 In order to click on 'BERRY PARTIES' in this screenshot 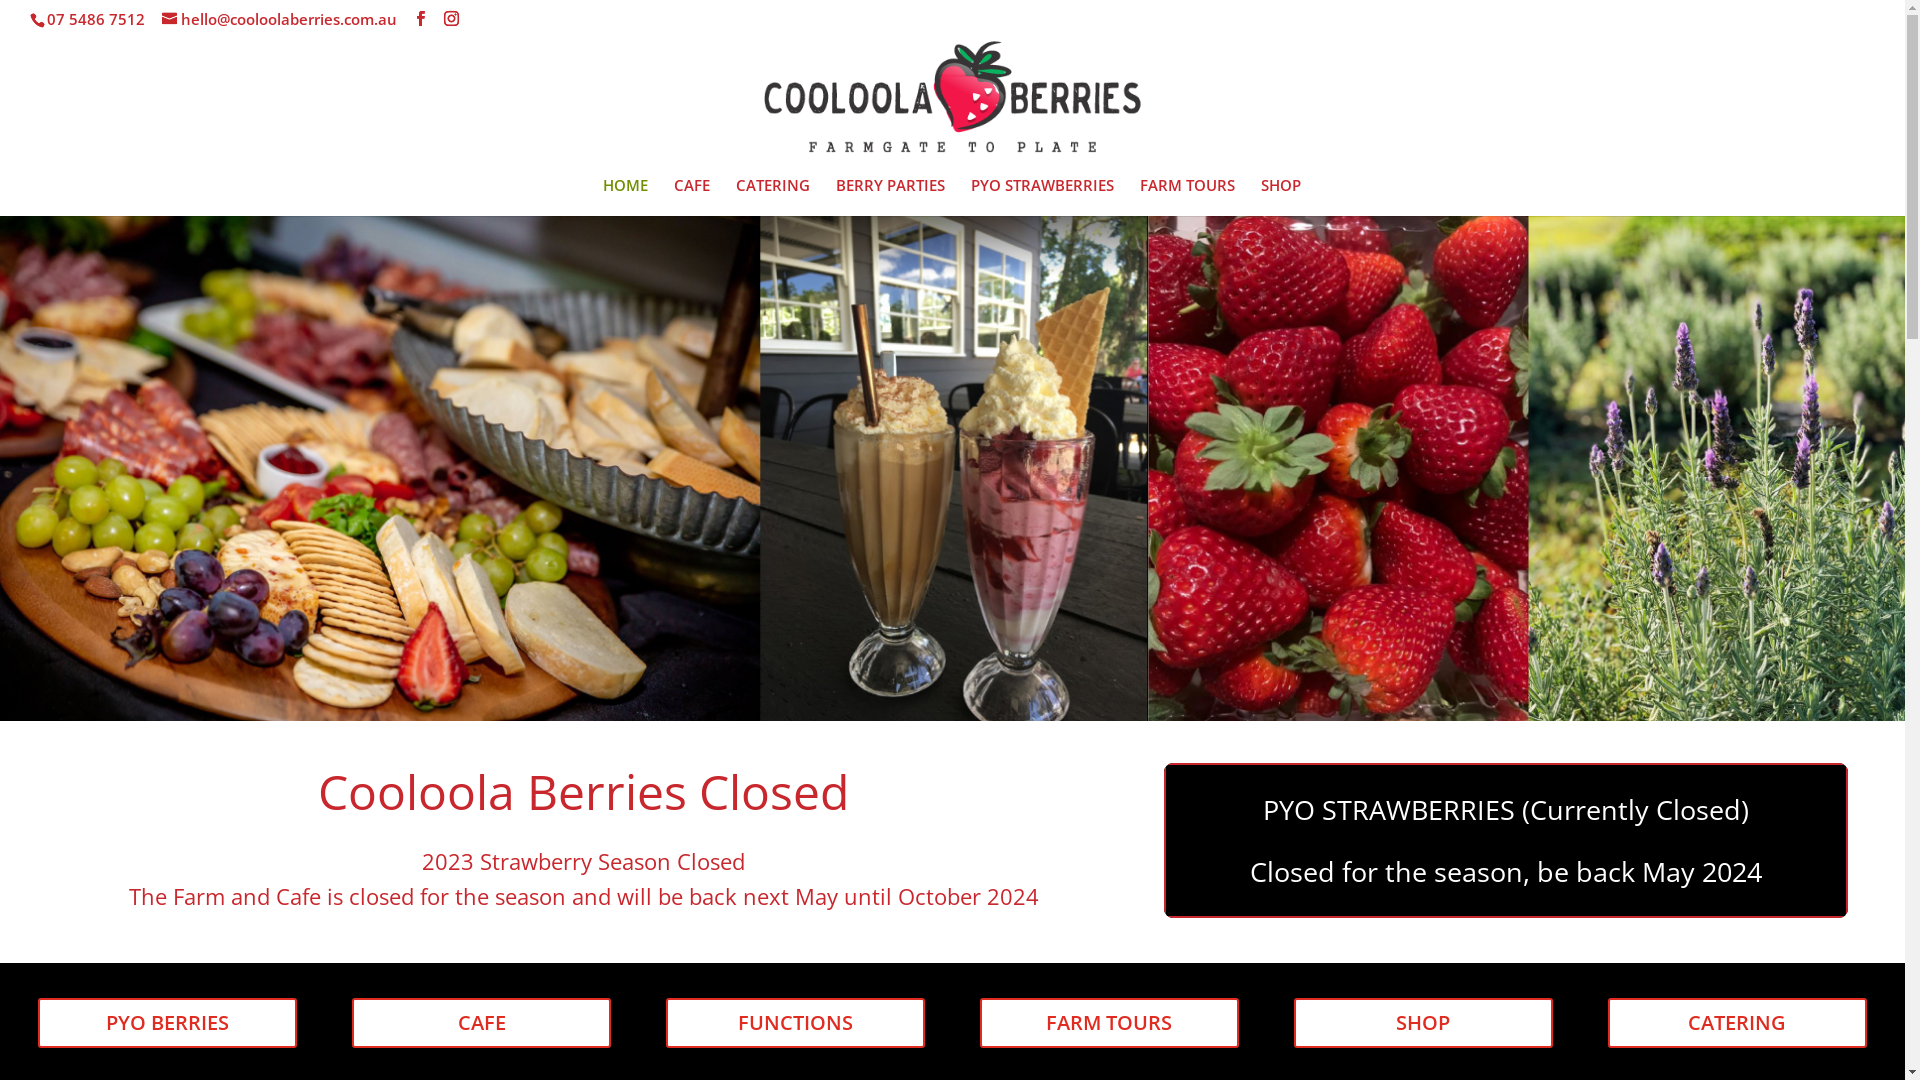, I will do `click(835, 196)`.